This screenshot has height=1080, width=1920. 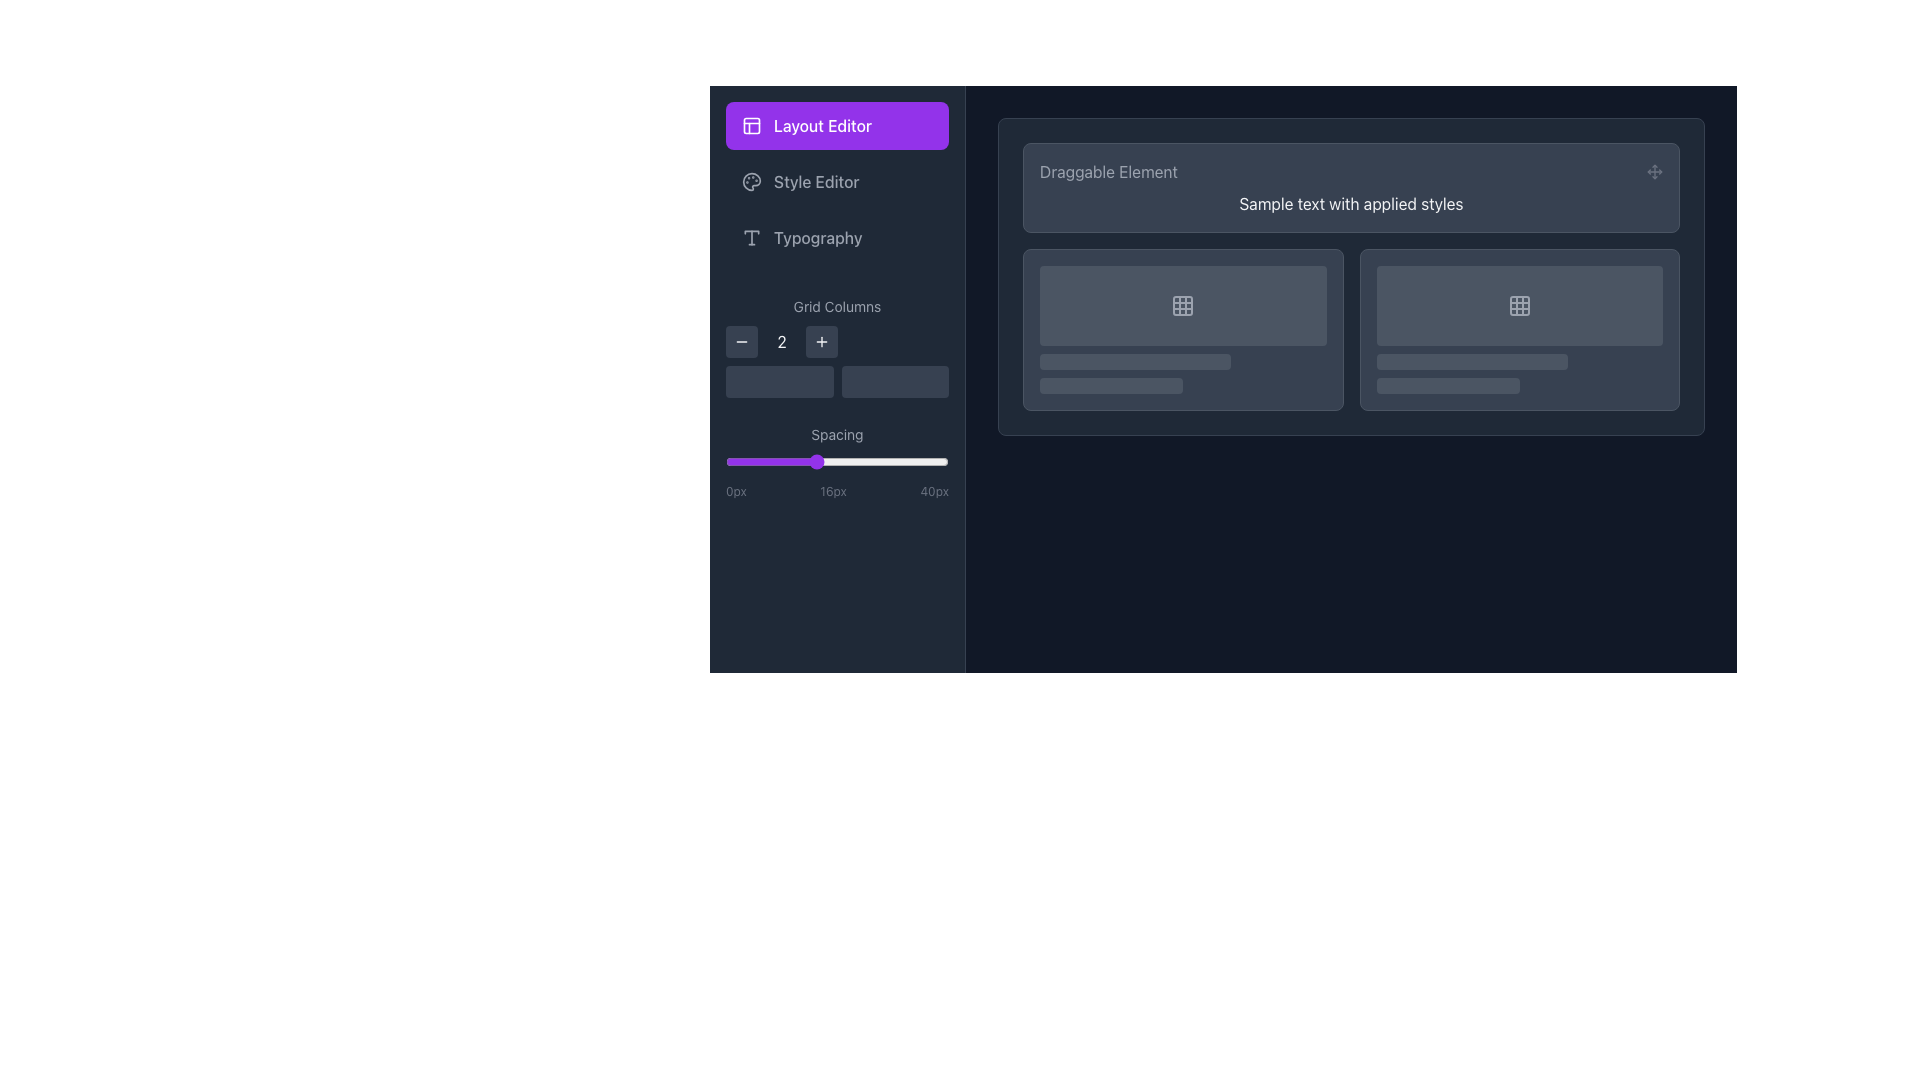 I want to click on spacing, so click(x=914, y=462).